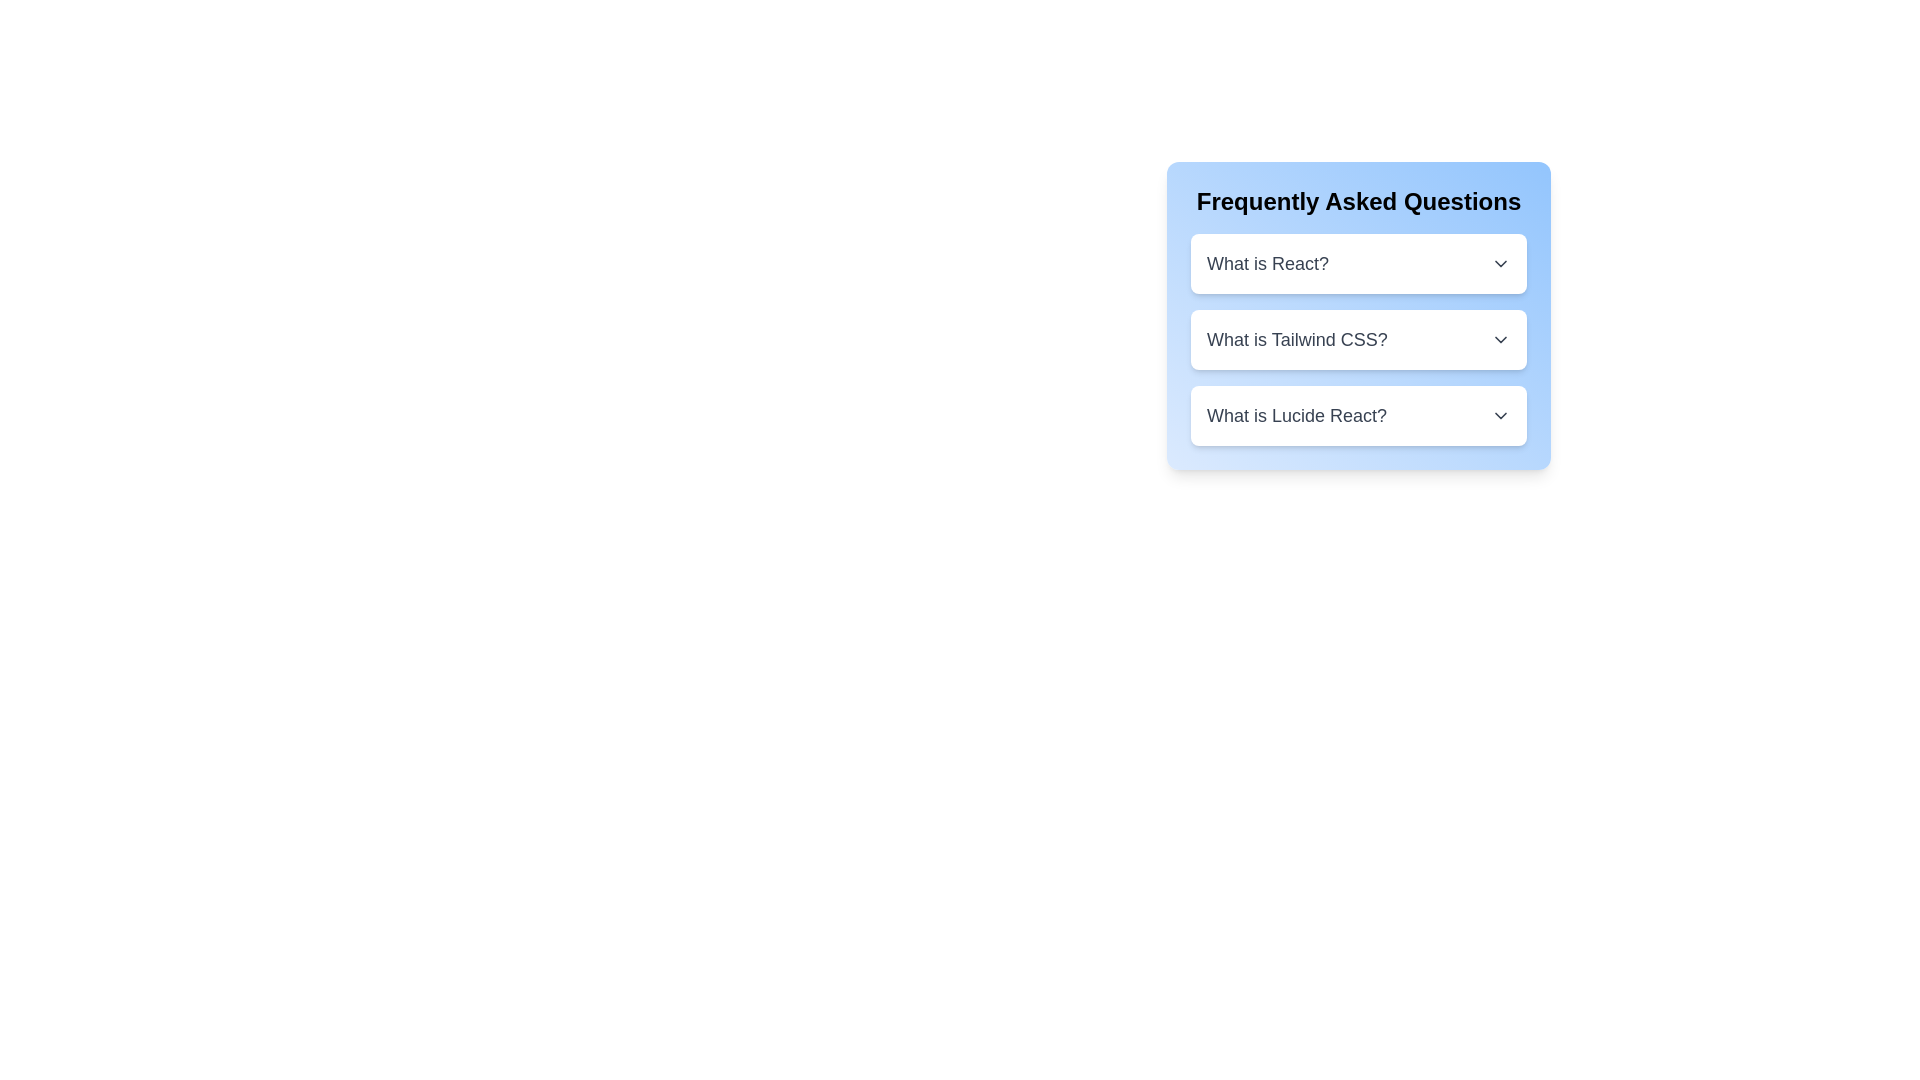  Describe the element at coordinates (1297, 338) in the screenshot. I see `the label displaying the question 'What is Tailwind CSS?' in the FAQ section, located between 'What is React?' and 'What is Lucide React?'` at that location.